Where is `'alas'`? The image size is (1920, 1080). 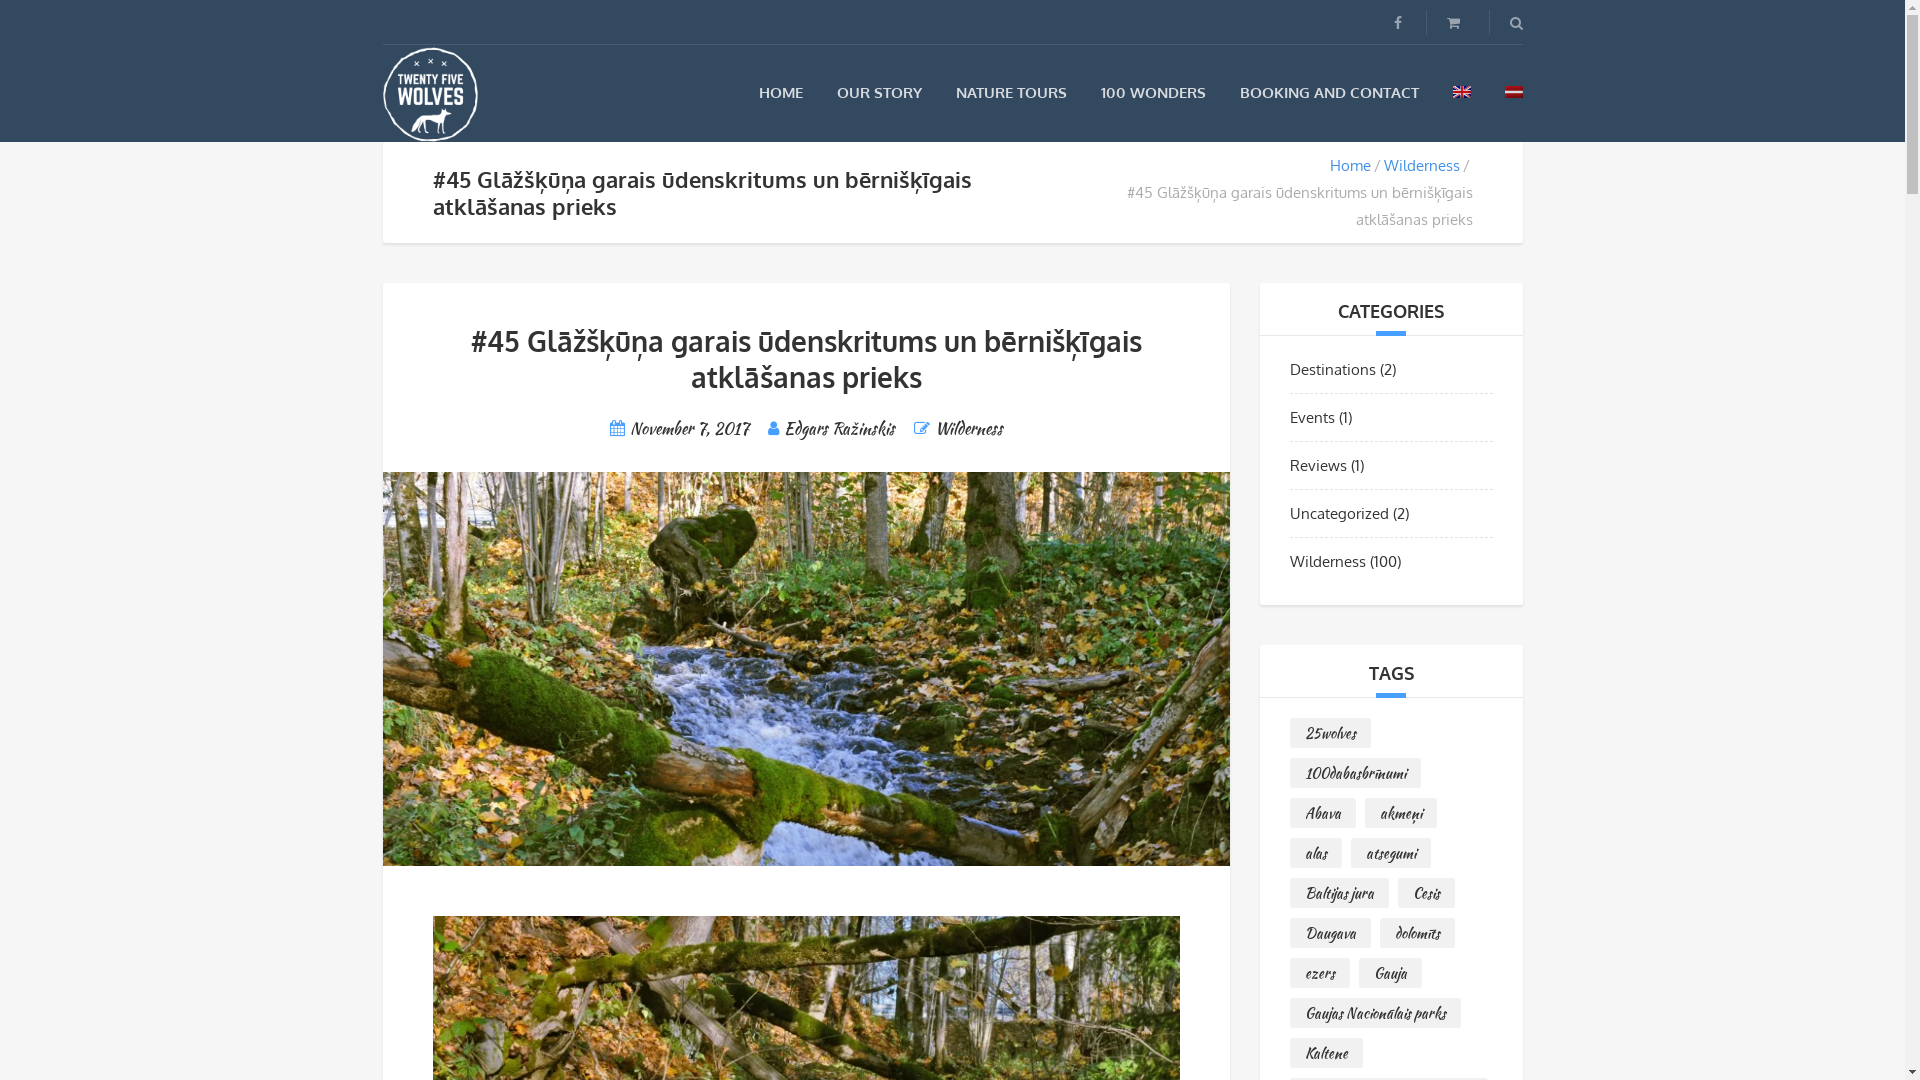 'alas' is located at coordinates (1315, 852).